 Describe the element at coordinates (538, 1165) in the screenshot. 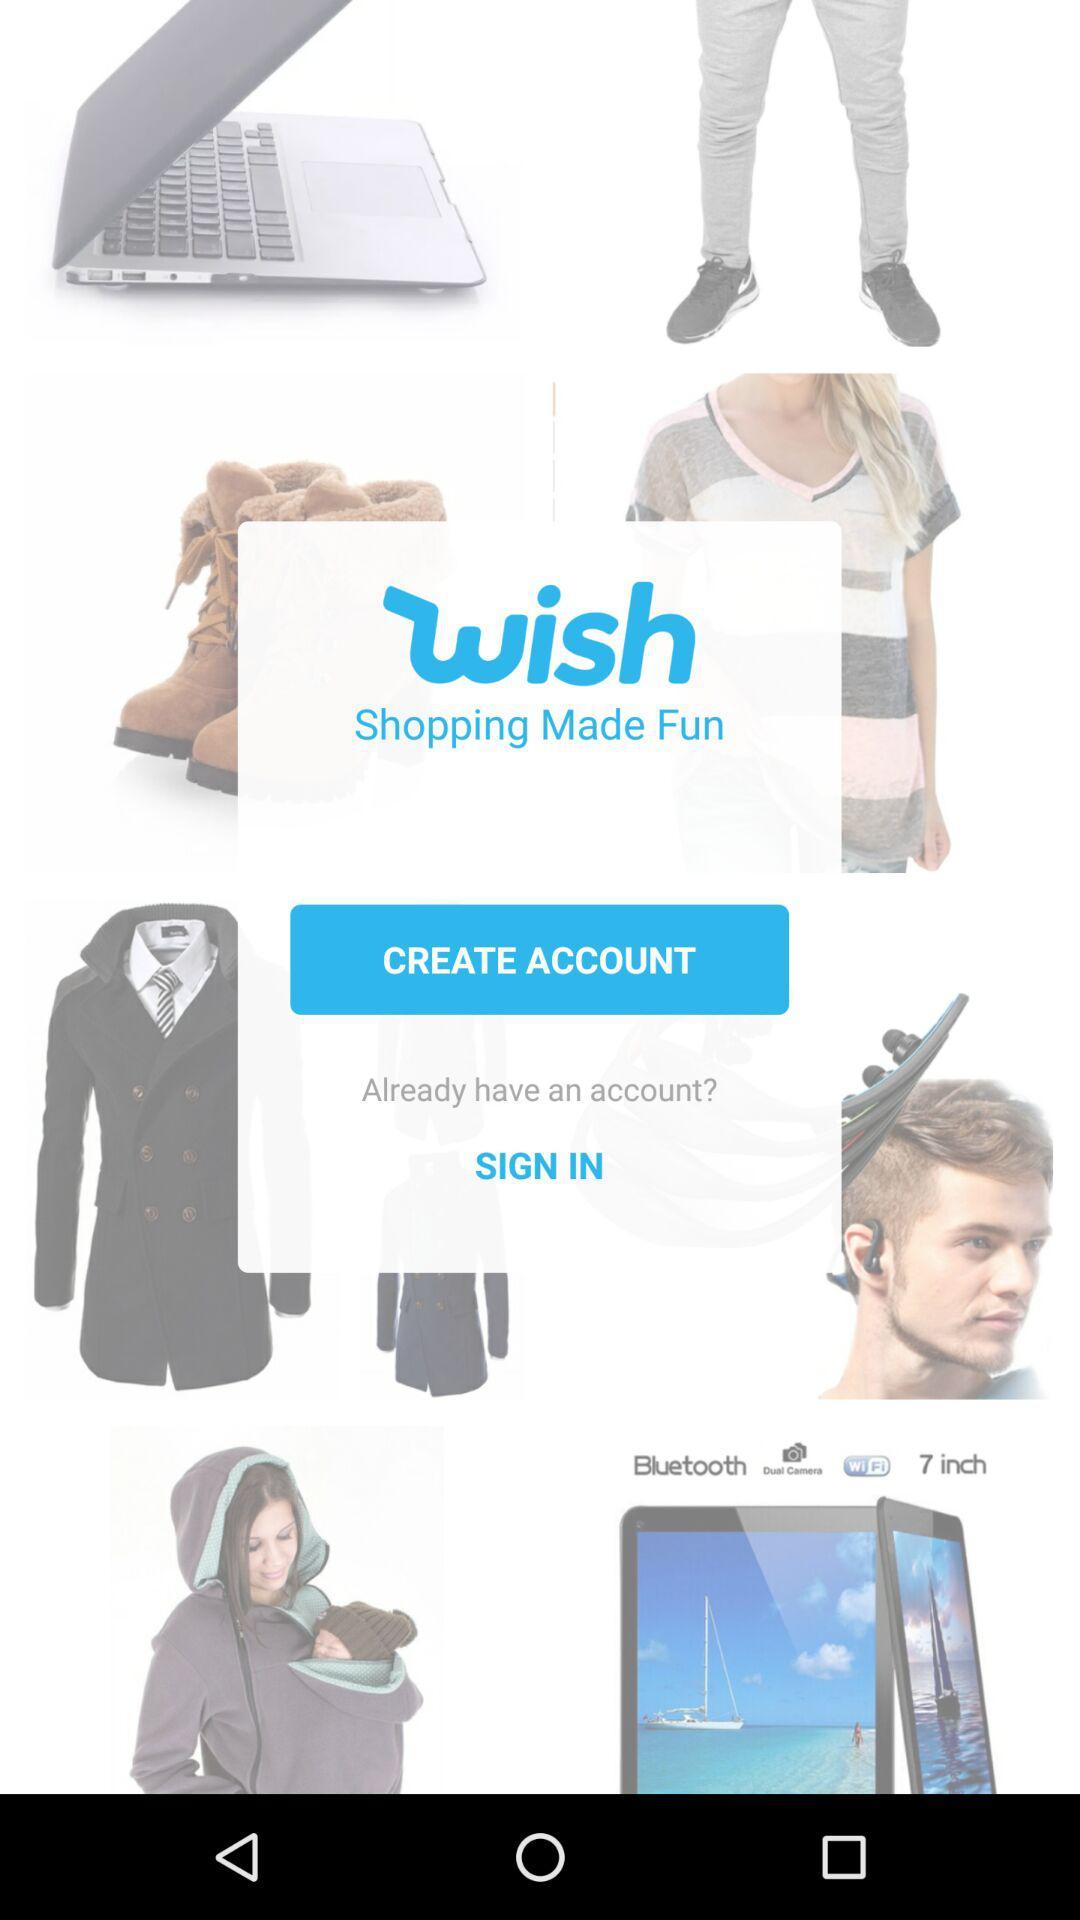

I see `sign in item` at that location.